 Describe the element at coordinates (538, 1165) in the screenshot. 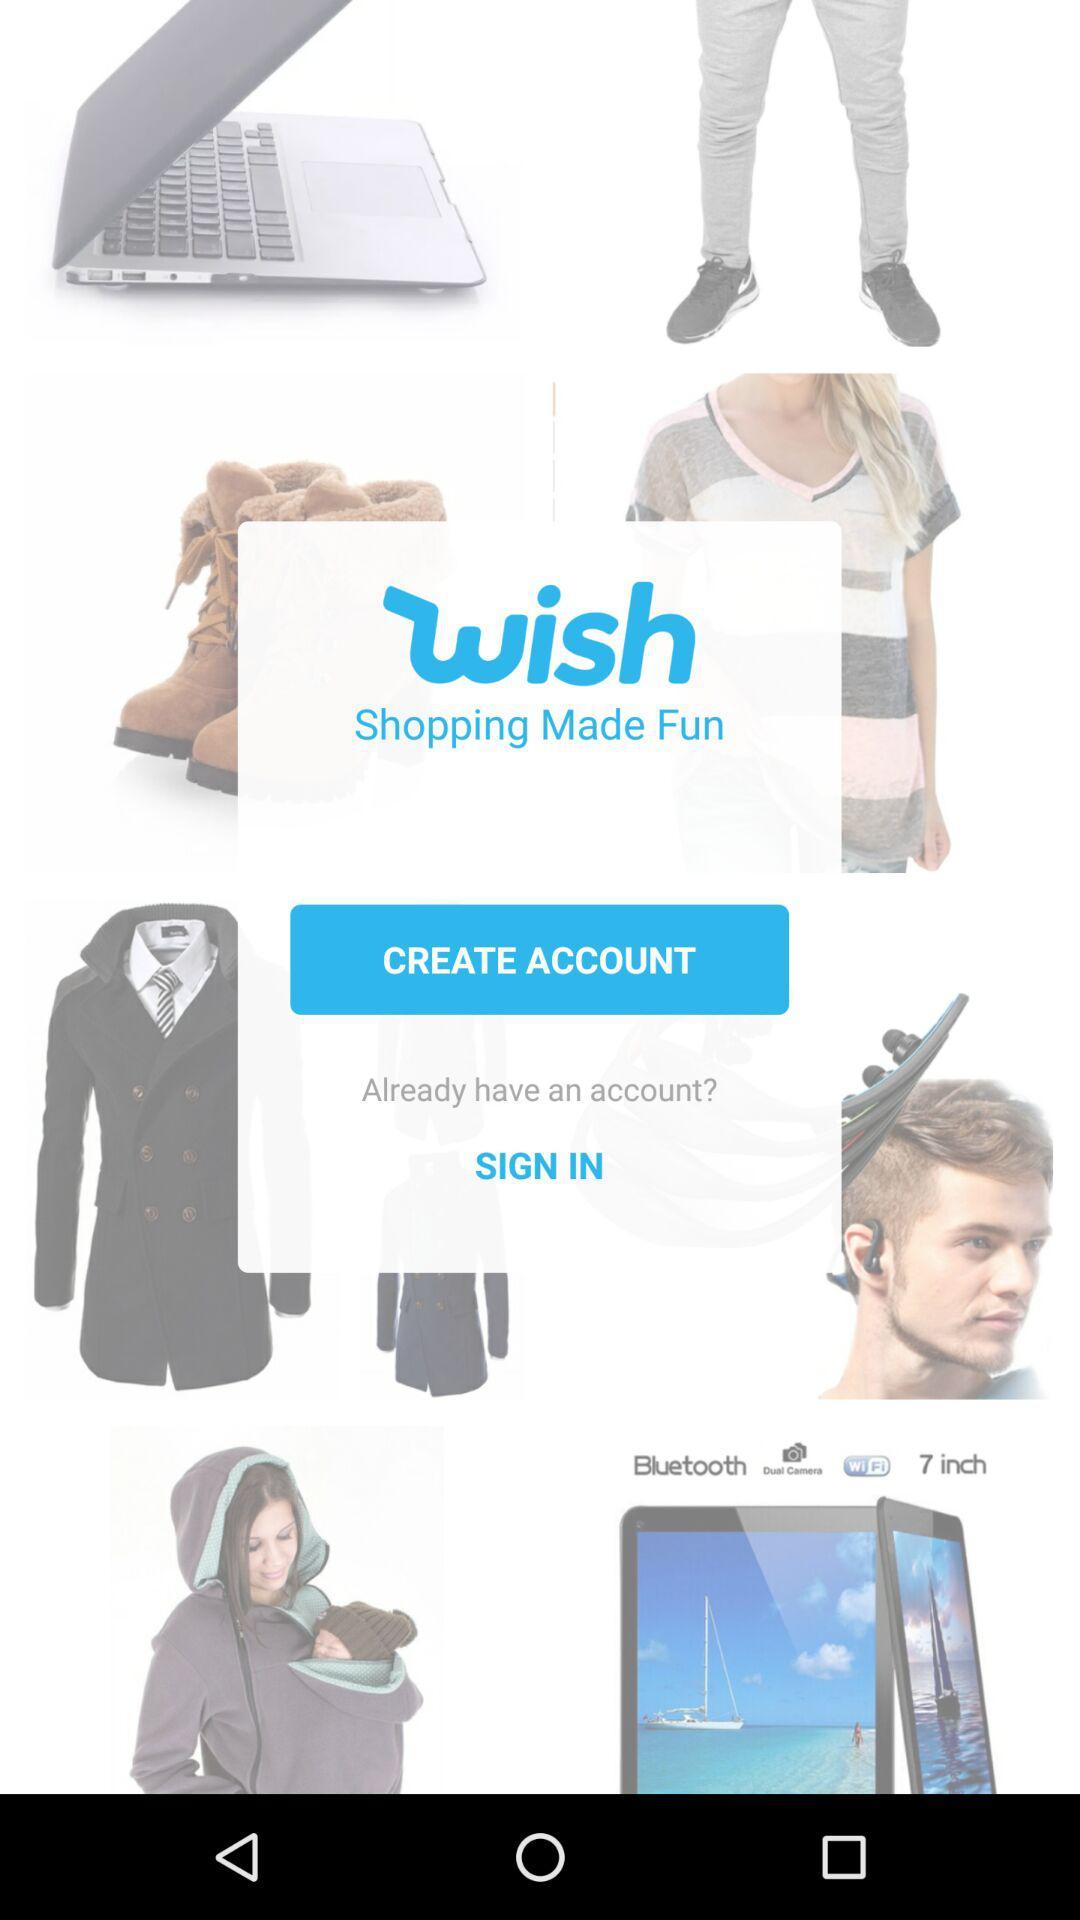

I see `sign in item` at that location.